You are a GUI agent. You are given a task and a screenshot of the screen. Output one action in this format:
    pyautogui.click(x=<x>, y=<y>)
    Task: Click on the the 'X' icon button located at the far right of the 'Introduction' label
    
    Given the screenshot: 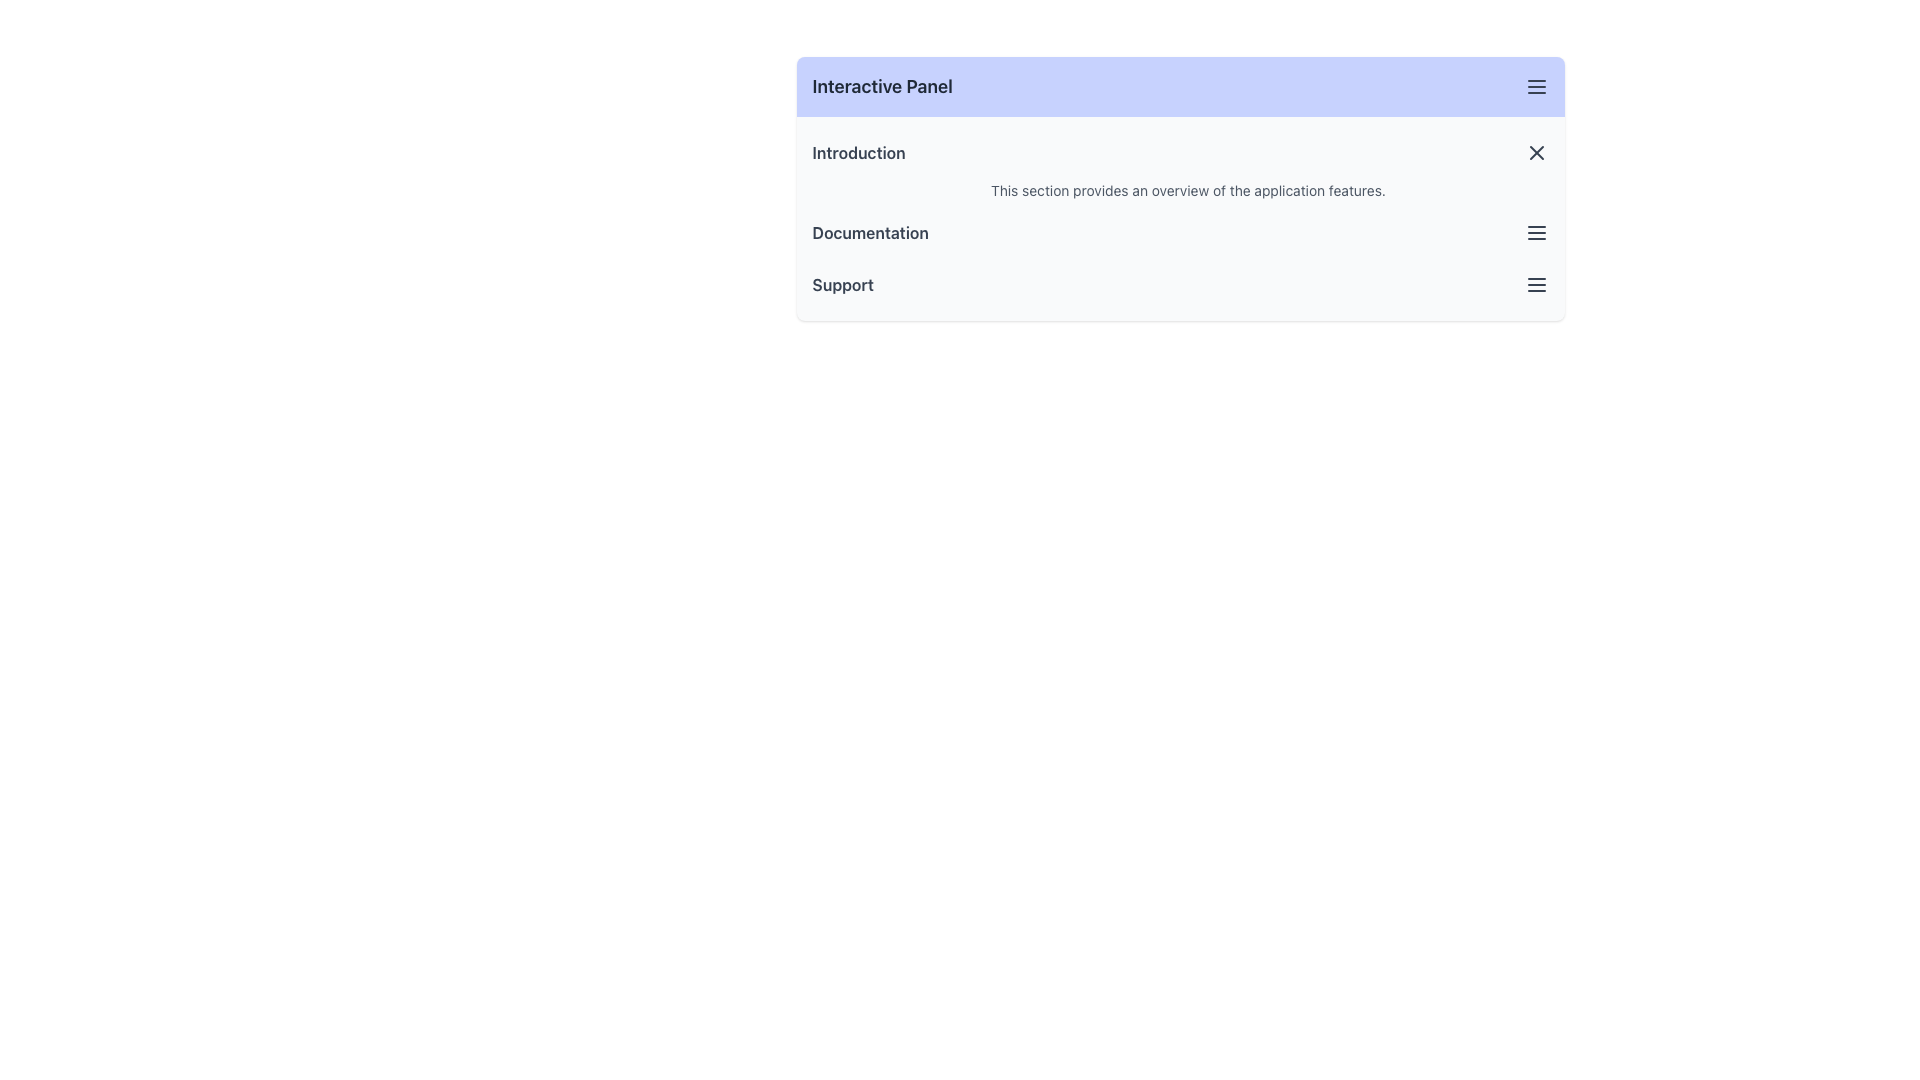 What is the action you would take?
    pyautogui.click(x=1535, y=152)
    